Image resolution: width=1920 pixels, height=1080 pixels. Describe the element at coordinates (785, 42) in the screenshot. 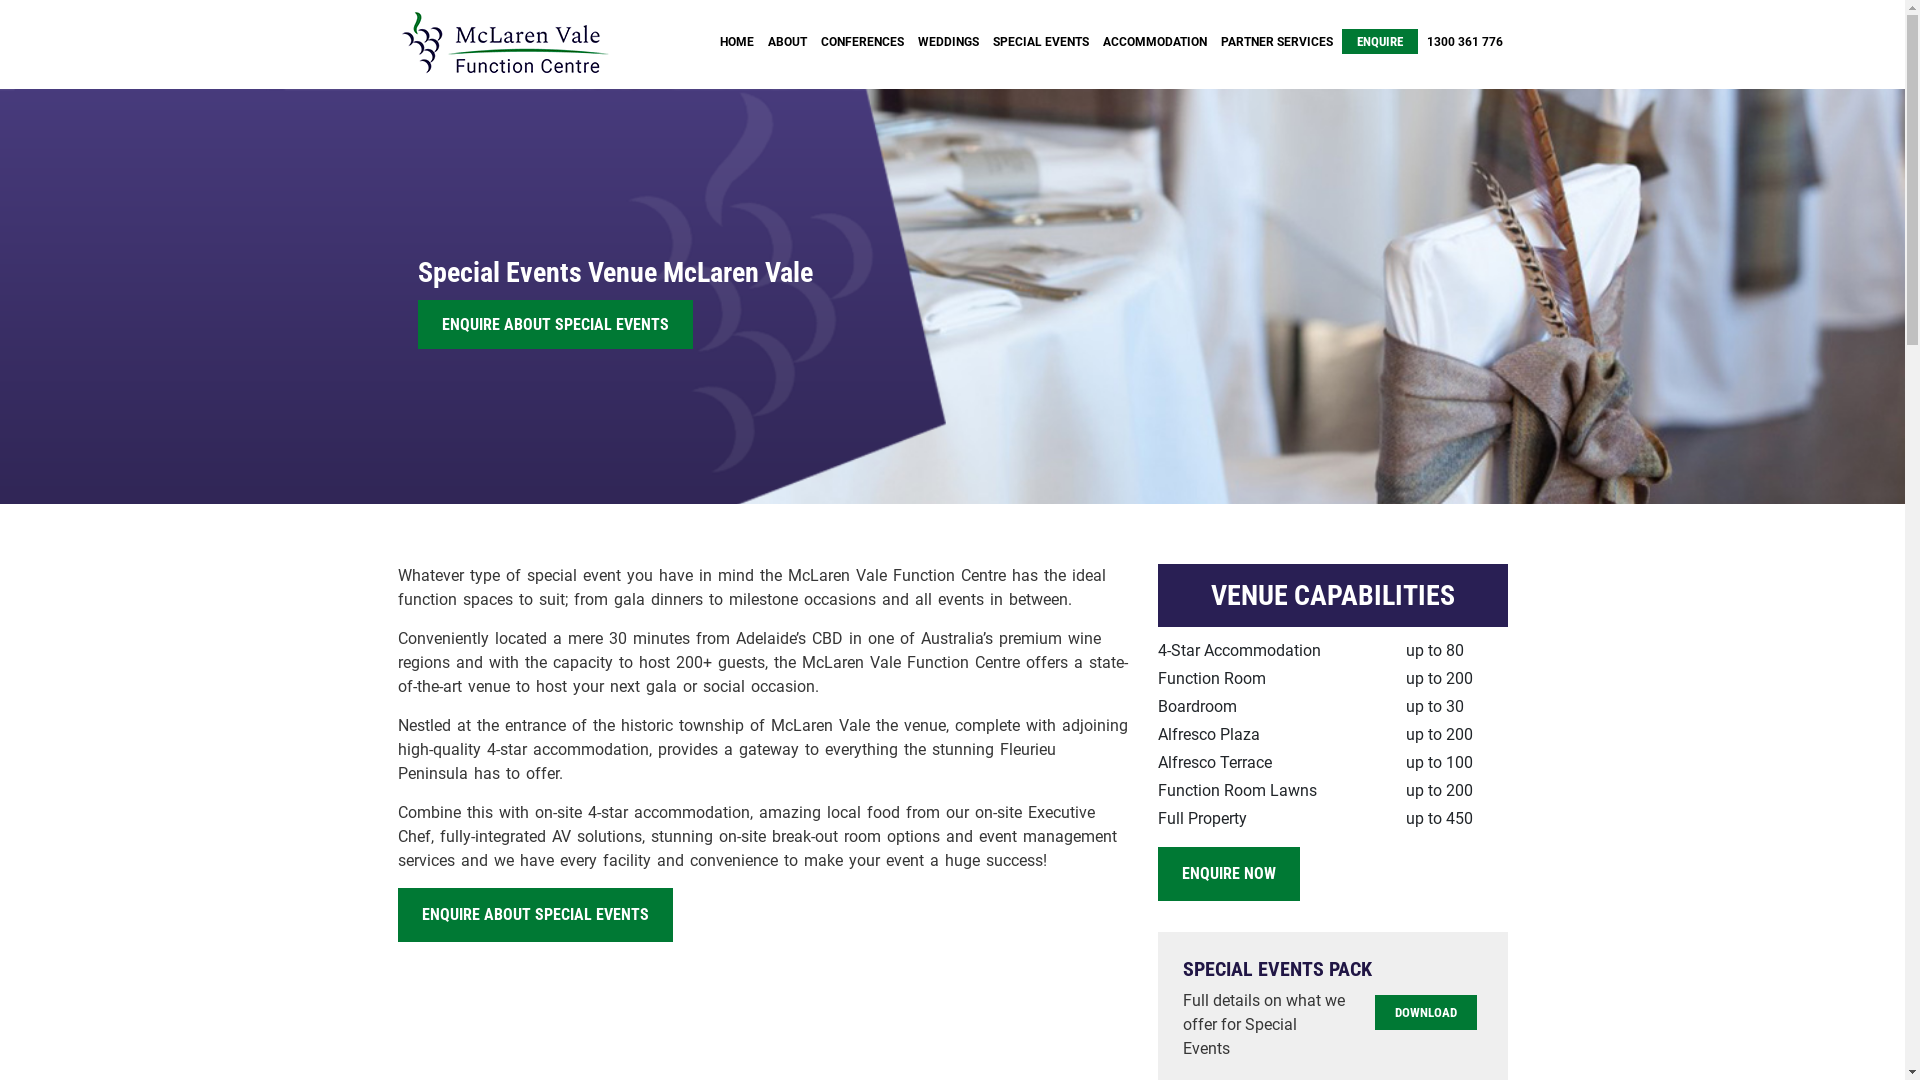

I see `'ABOUT'` at that location.